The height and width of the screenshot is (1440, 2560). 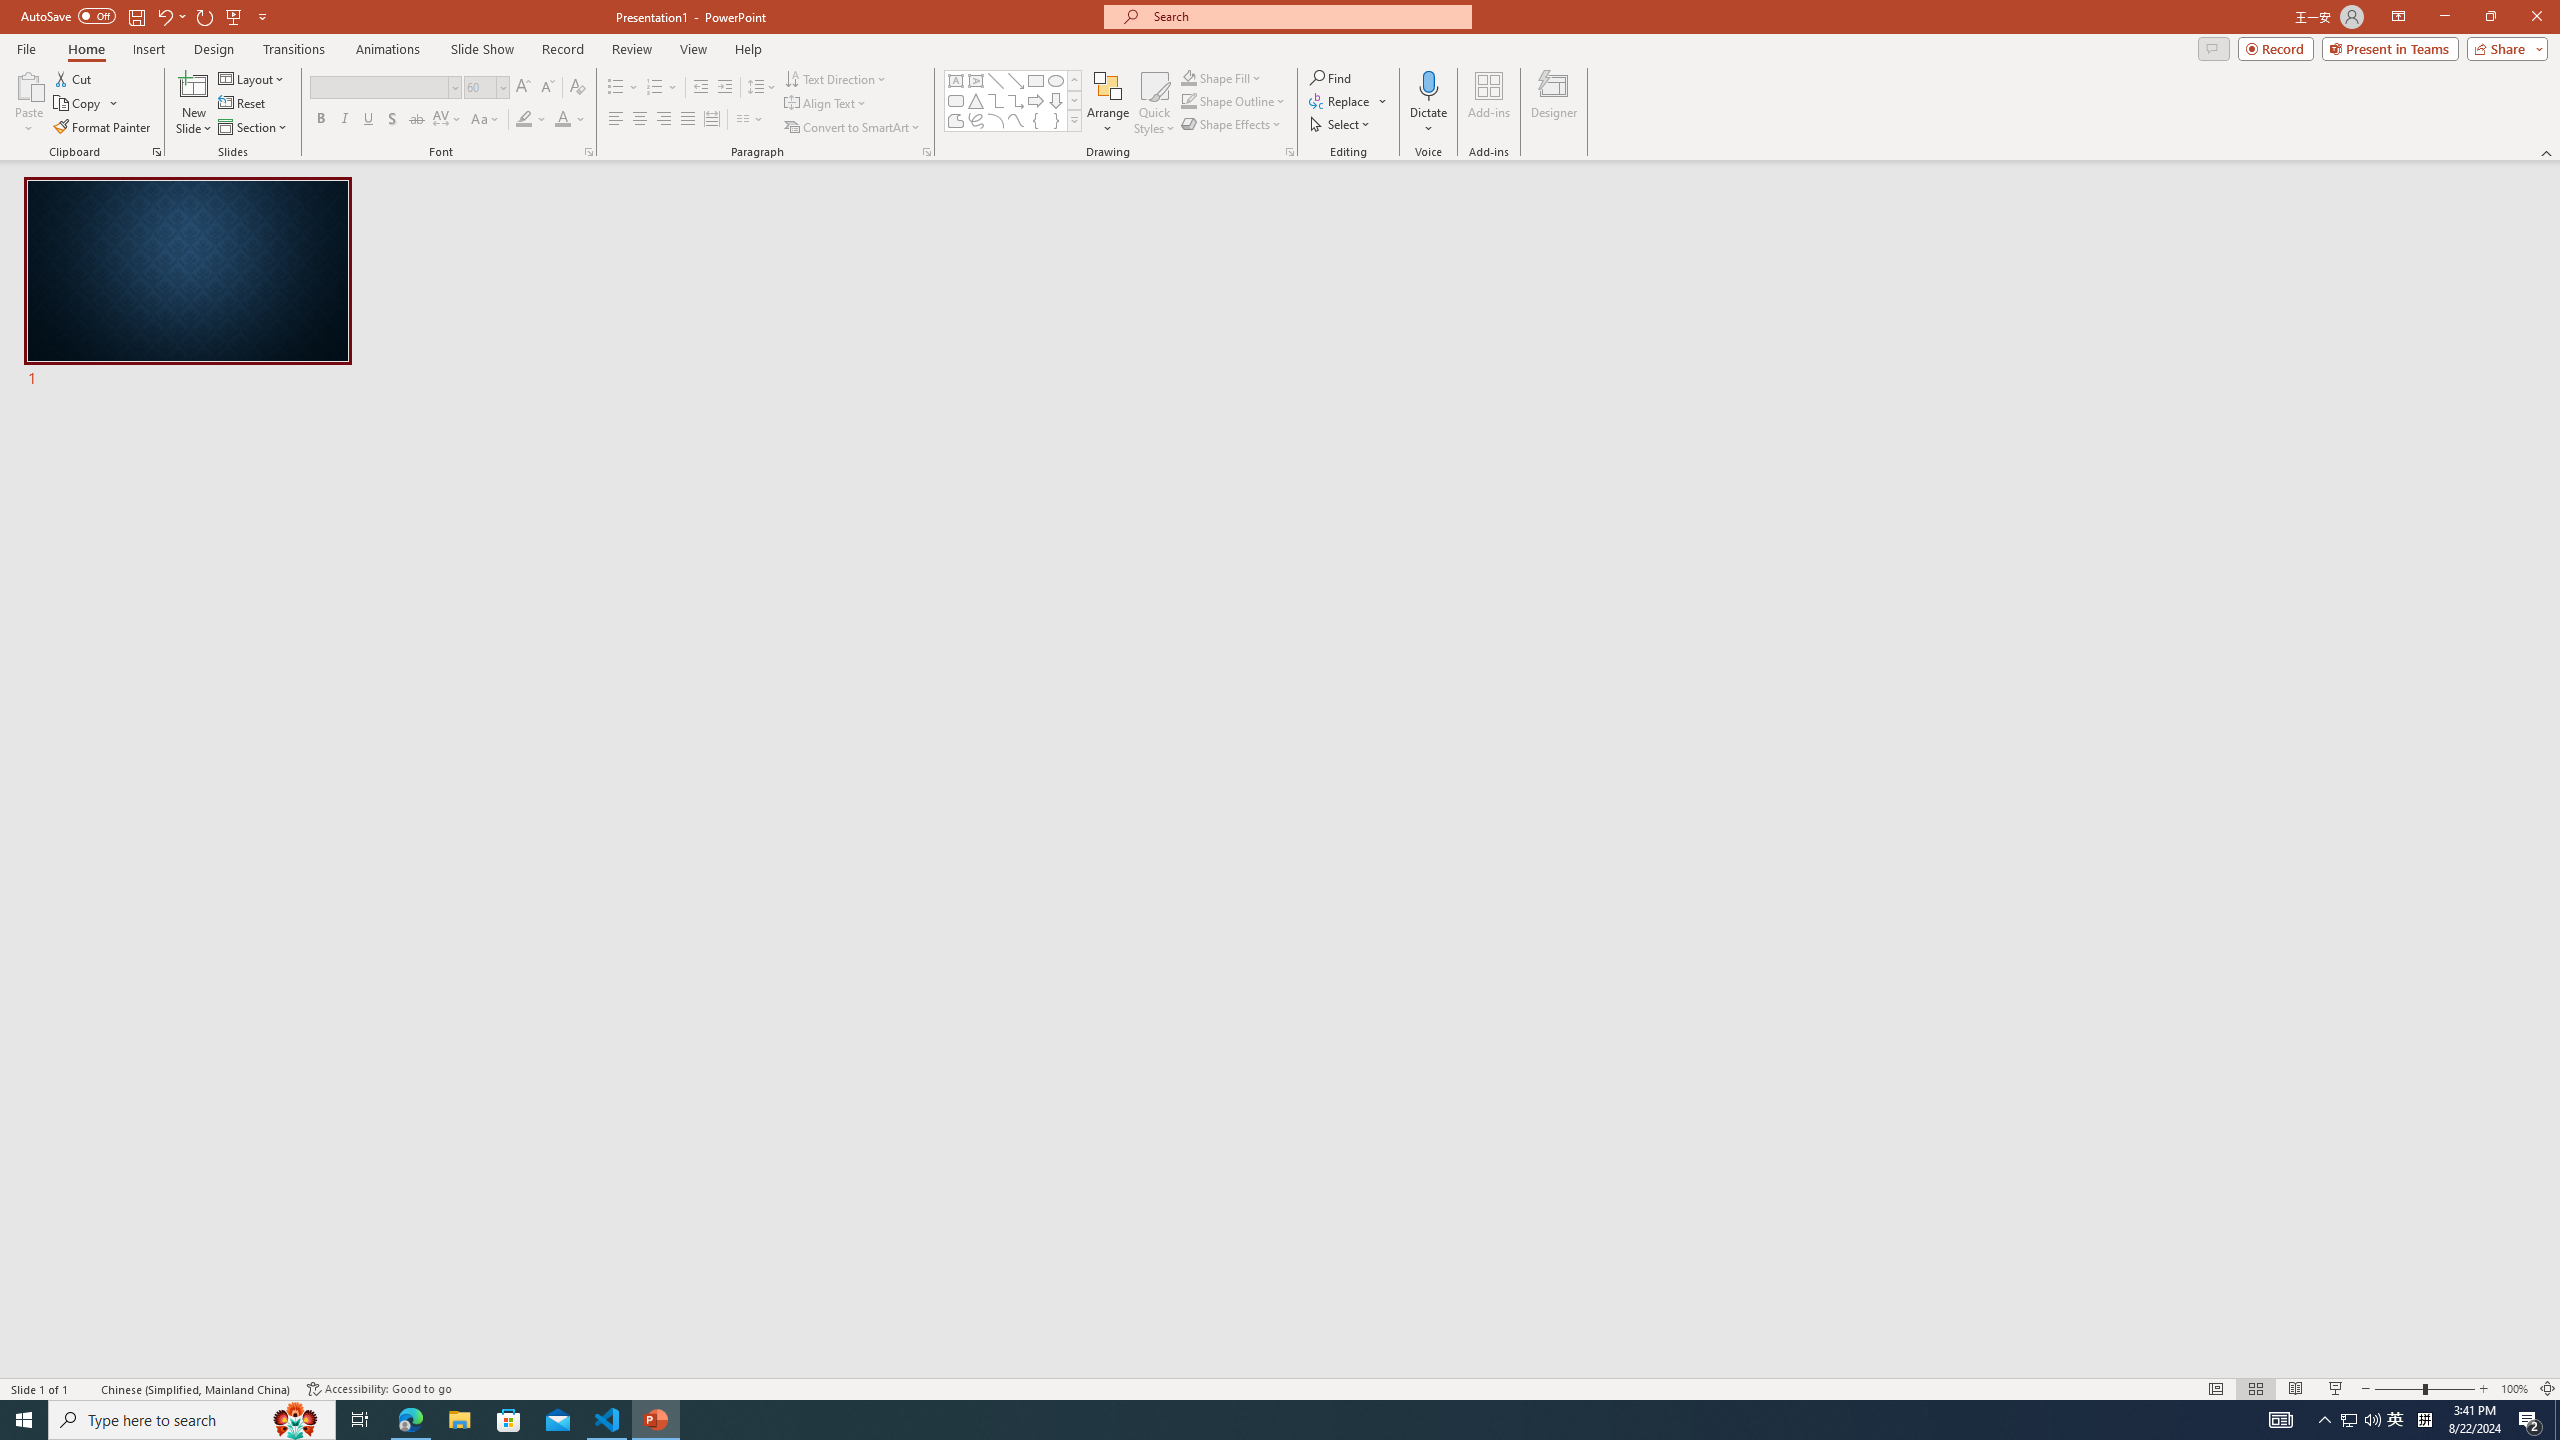 What do you see at coordinates (1055, 99) in the screenshot?
I see `'Arrow: Down'` at bounding box center [1055, 99].